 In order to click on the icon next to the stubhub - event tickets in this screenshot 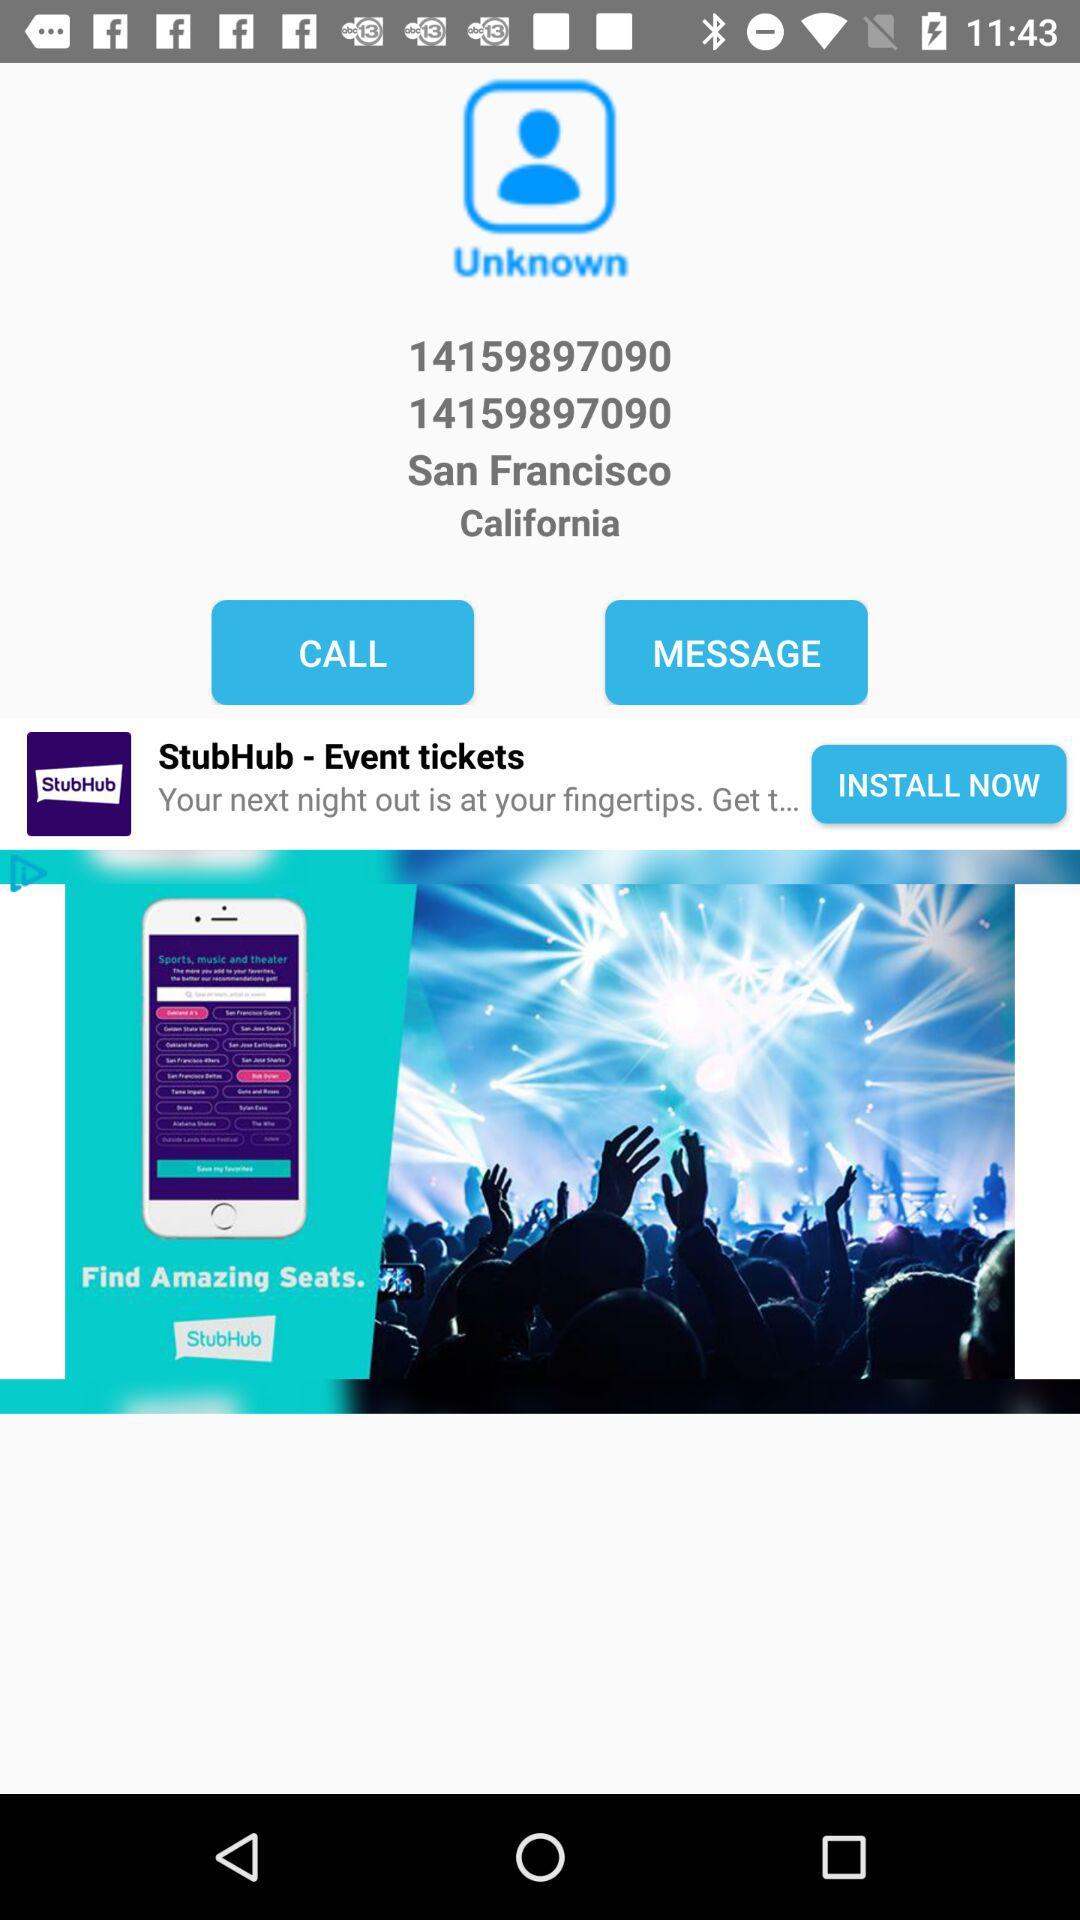, I will do `click(78, 783)`.